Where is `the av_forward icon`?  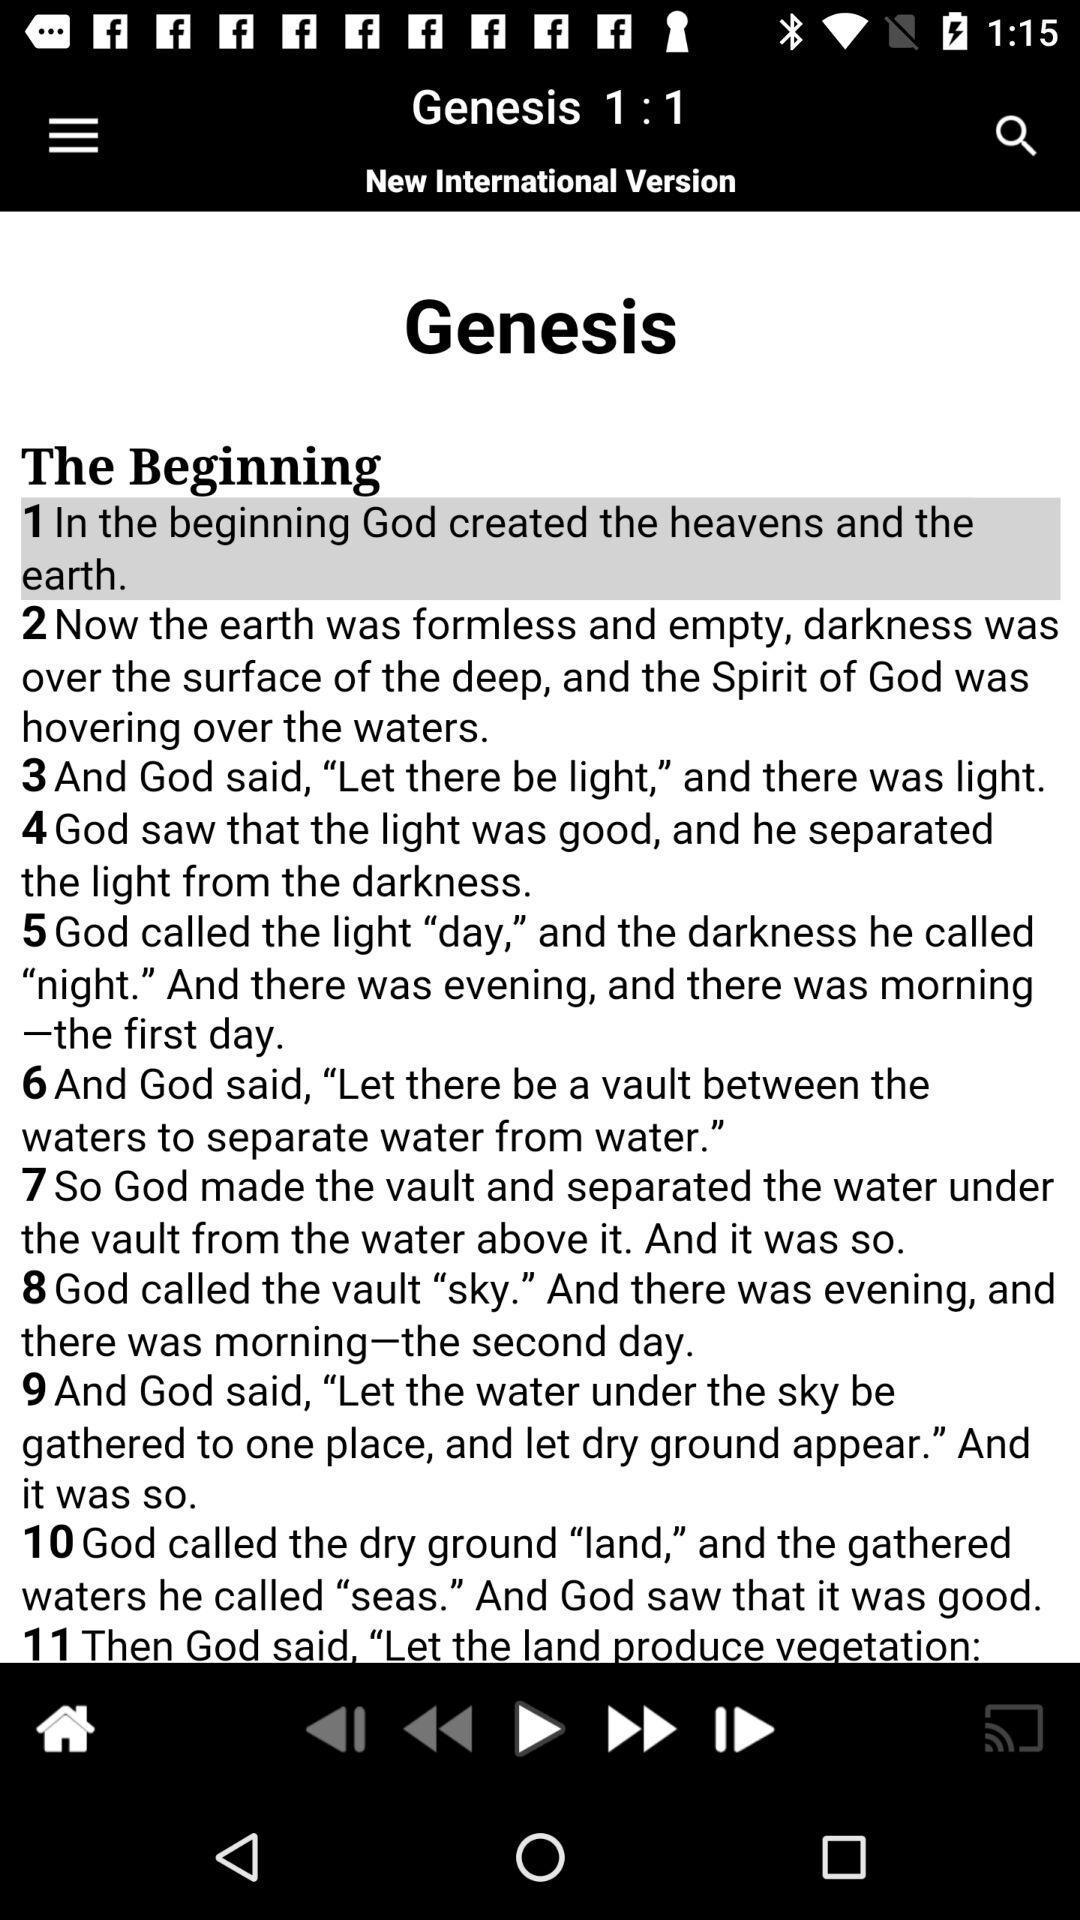 the av_forward icon is located at coordinates (639, 1727).